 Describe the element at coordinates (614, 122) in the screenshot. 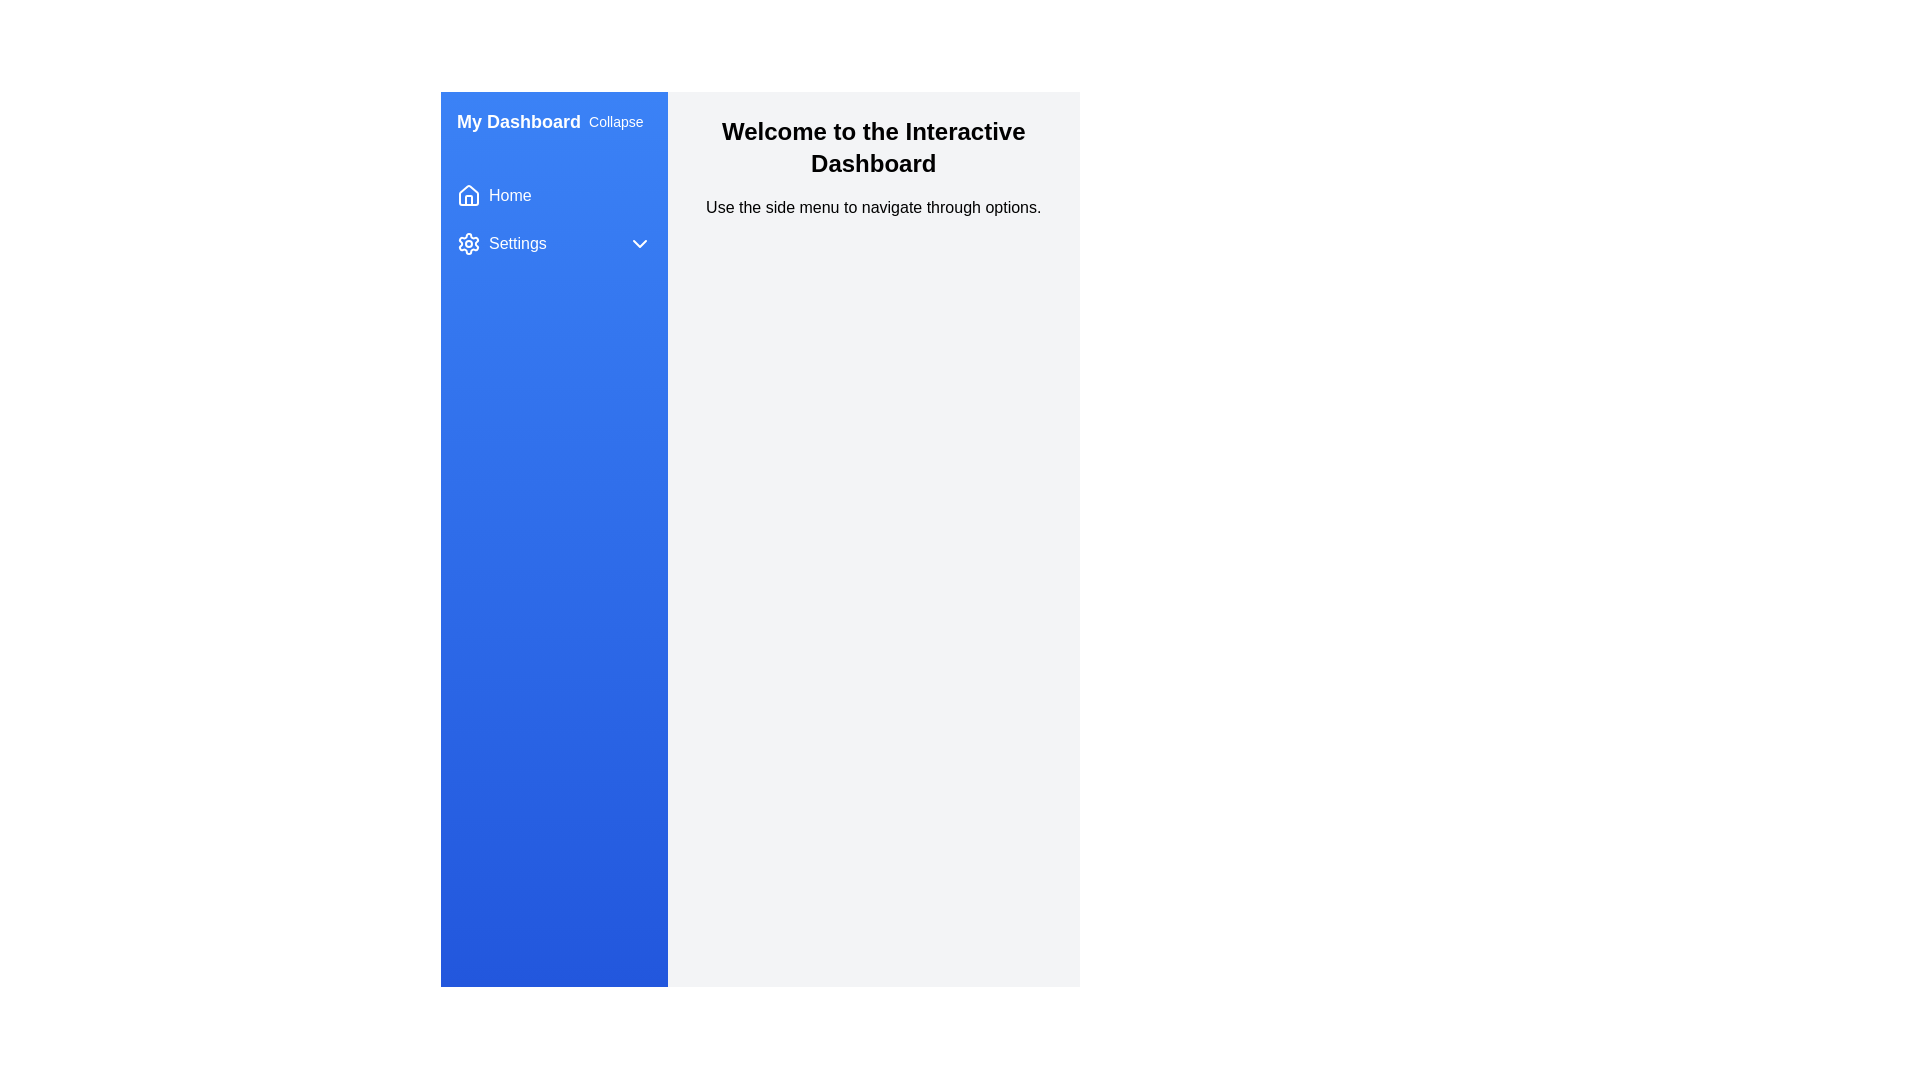

I see `the button located at the top right corner of the 'My Dashboard' section` at that location.